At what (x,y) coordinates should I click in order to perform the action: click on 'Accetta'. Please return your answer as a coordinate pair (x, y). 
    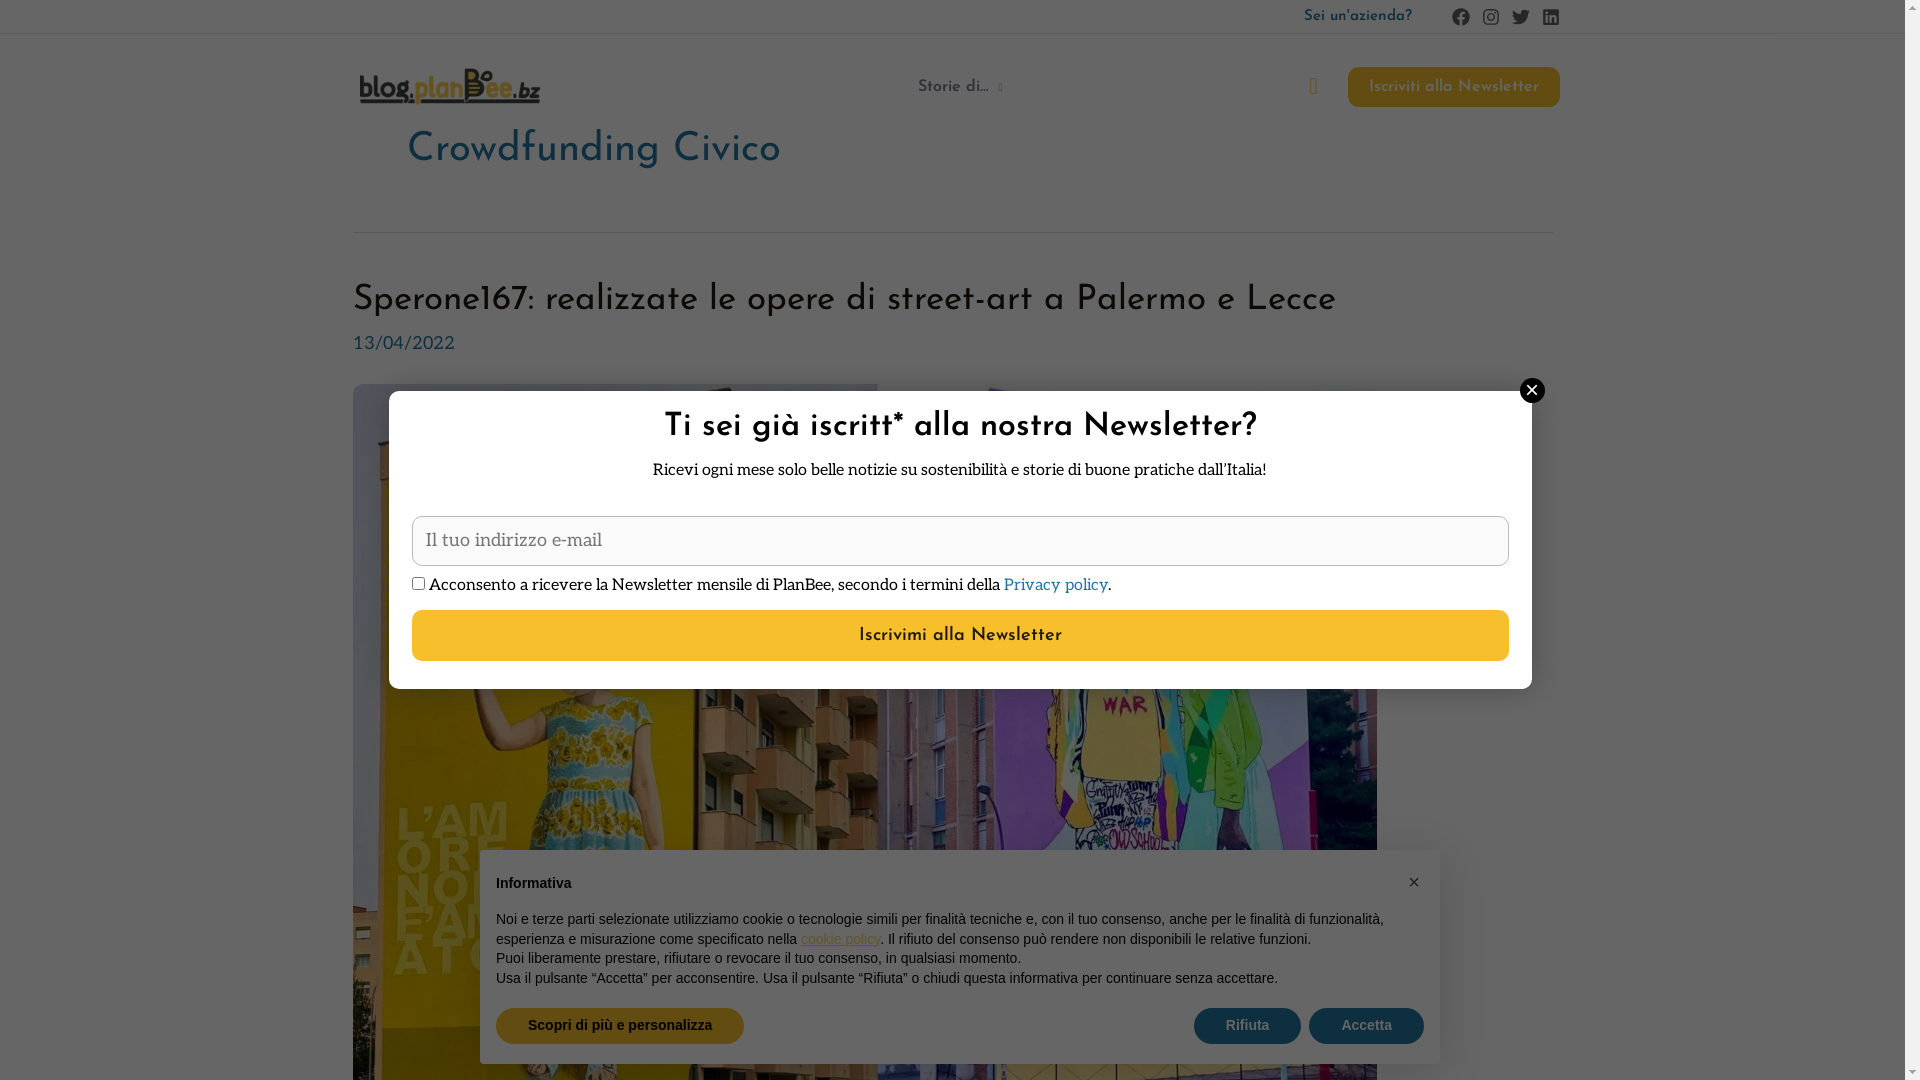
    Looking at the image, I should click on (1309, 1026).